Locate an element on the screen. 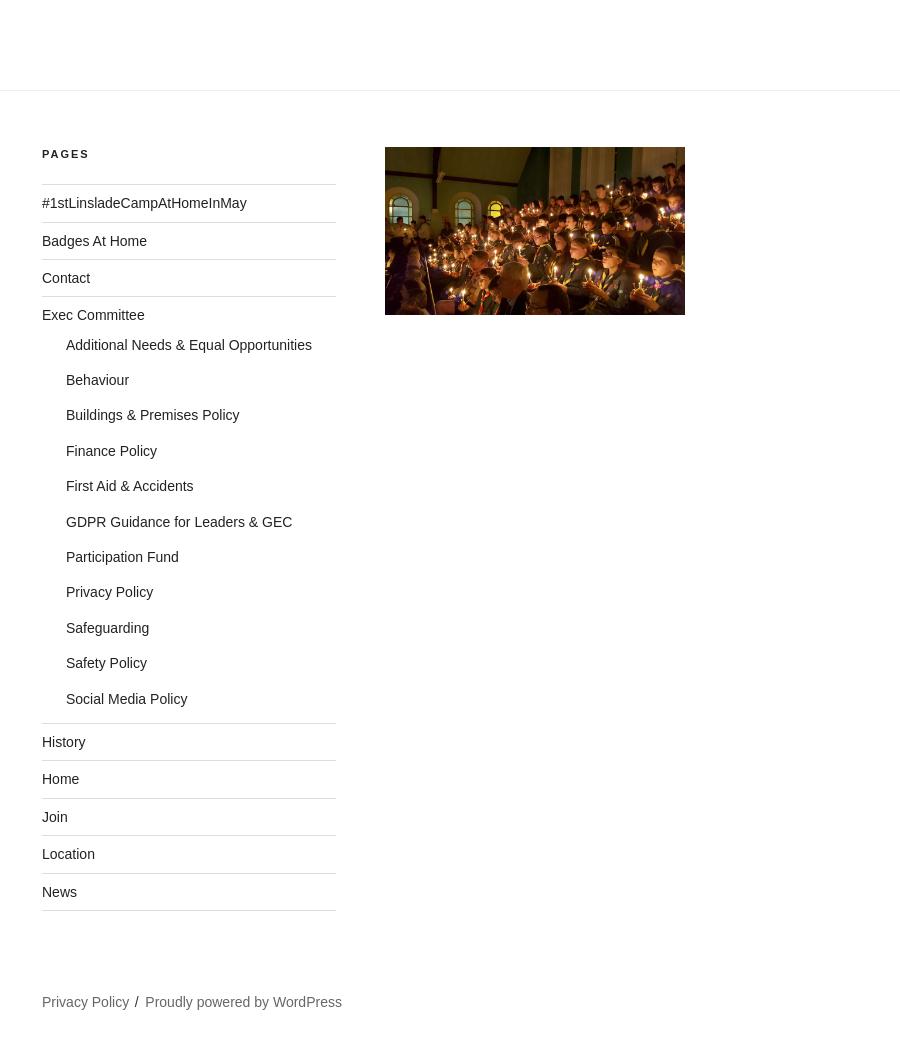  'Finance Policy' is located at coordinates (64, 448).